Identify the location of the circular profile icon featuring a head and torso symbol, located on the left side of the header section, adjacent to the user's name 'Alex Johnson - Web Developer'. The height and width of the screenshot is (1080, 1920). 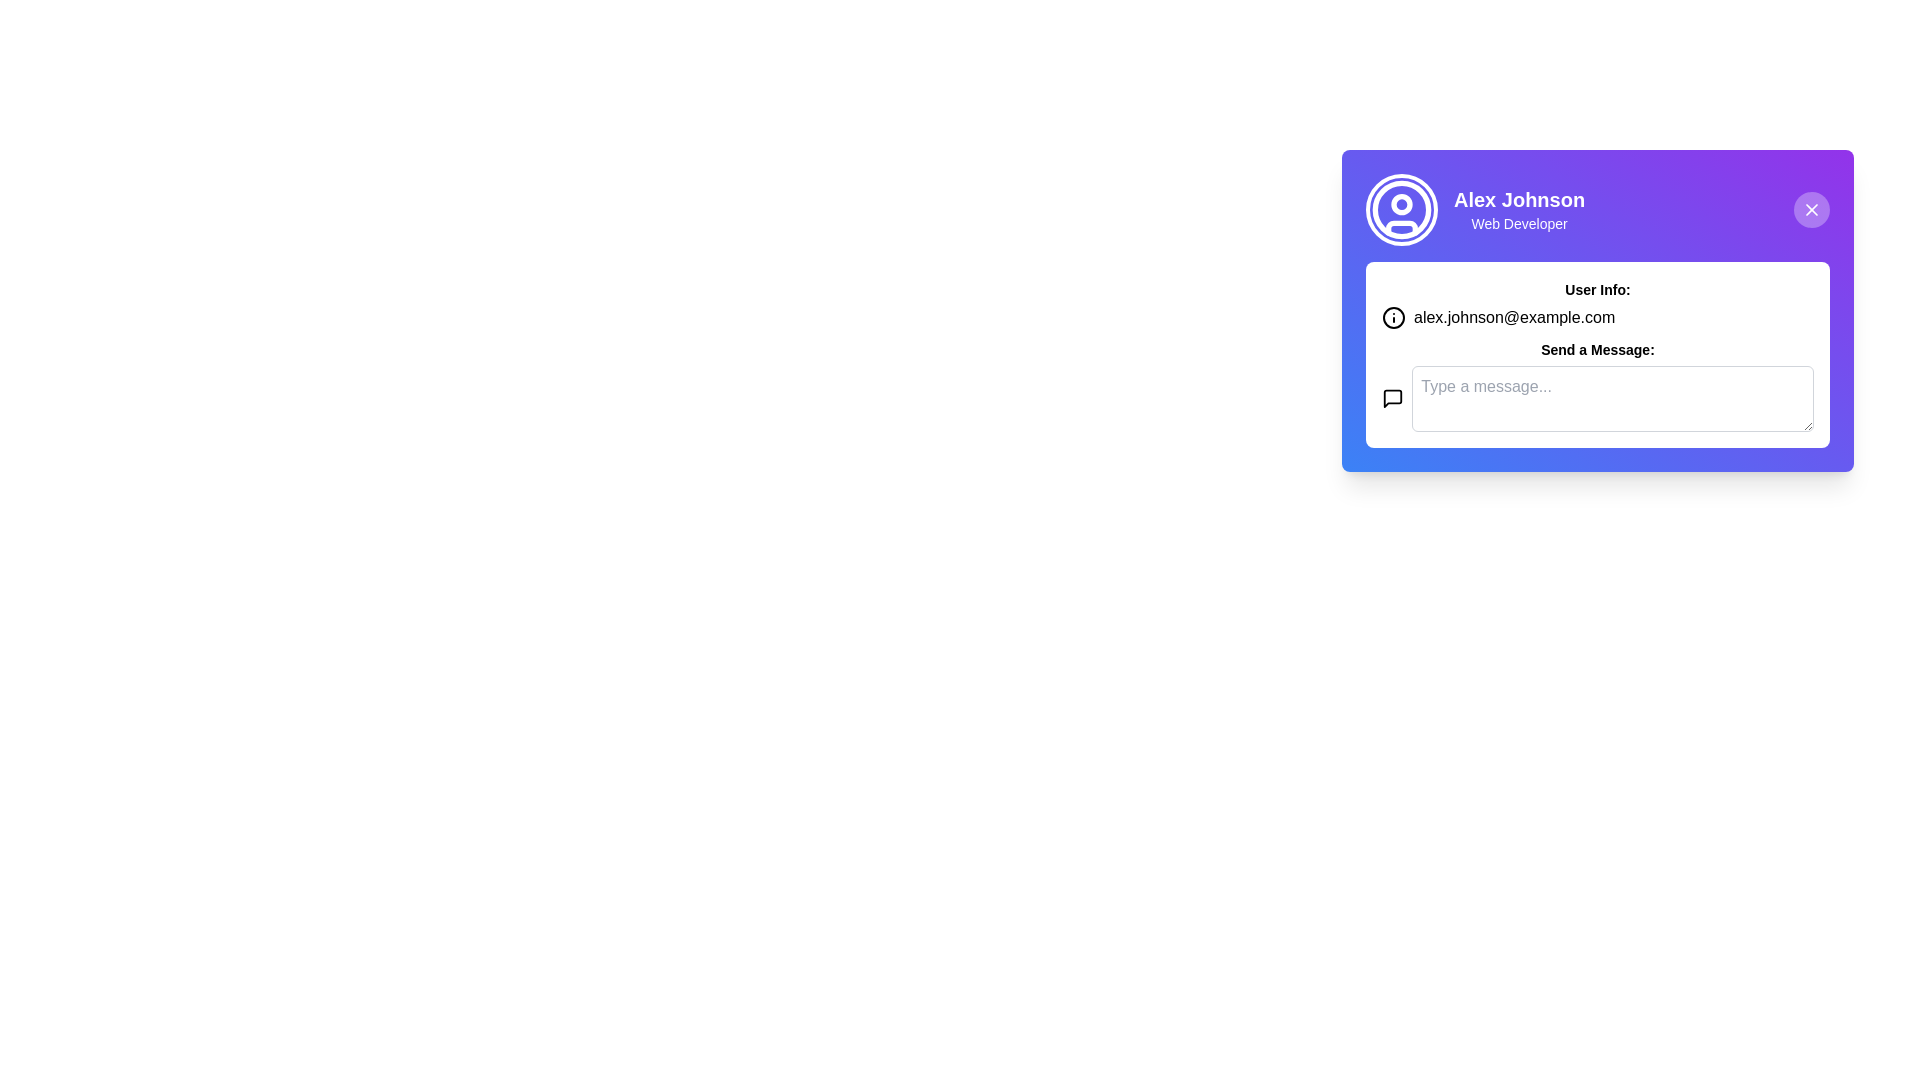
(1400, 209).